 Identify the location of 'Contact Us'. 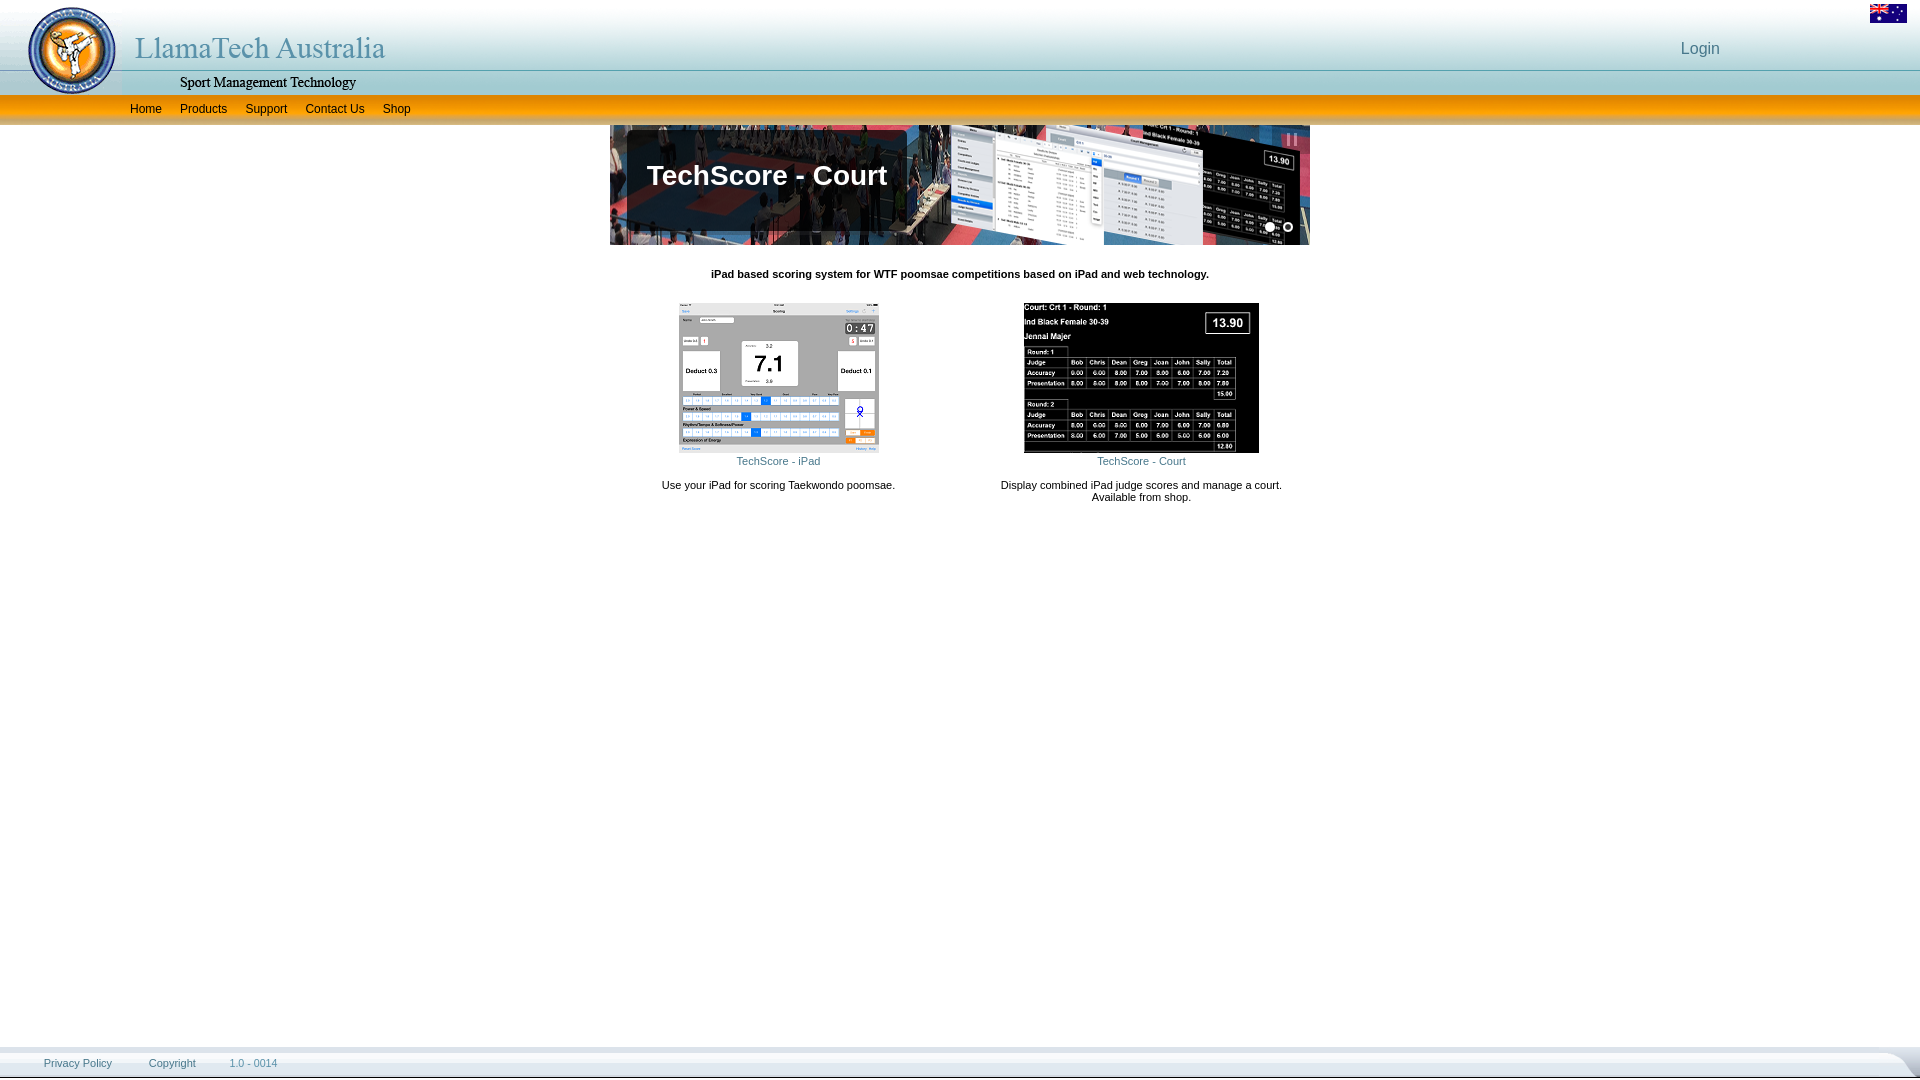
(334, 109).